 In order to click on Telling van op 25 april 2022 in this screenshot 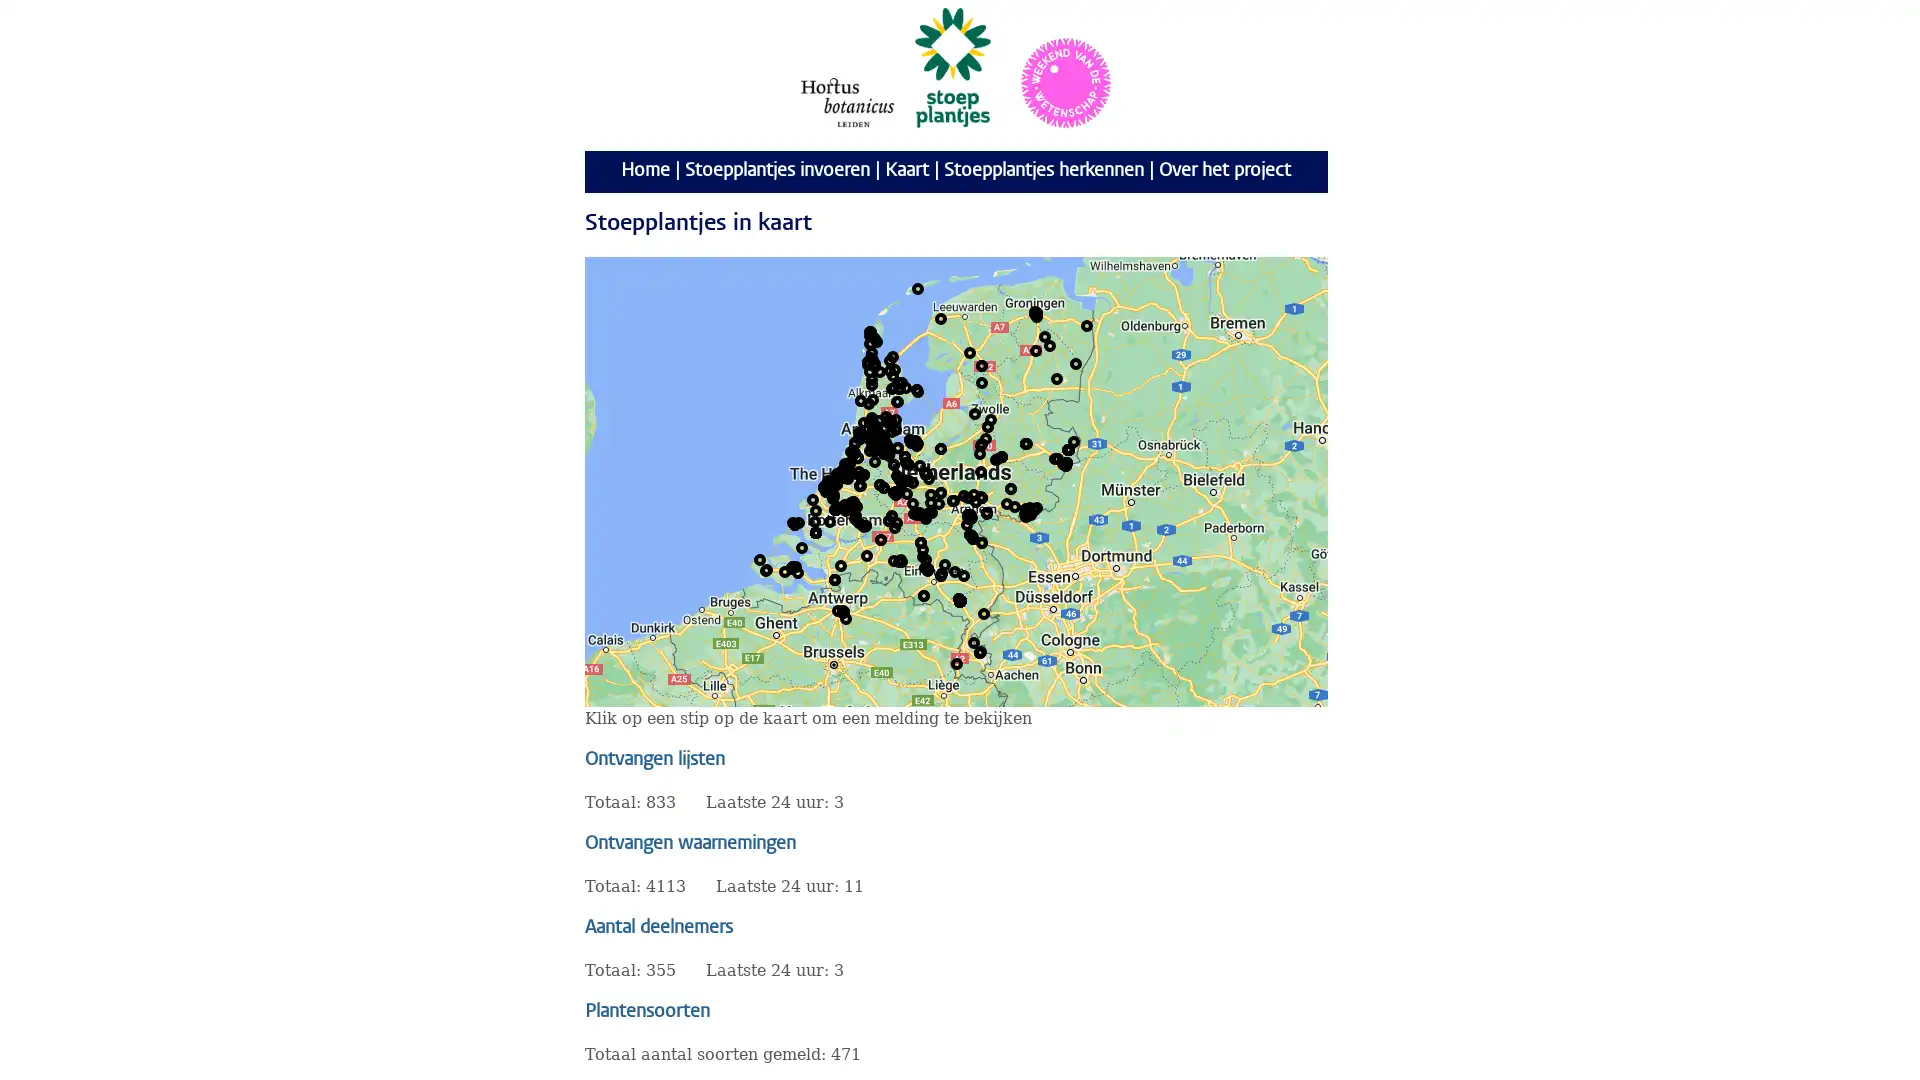, I will do `click(895, 490)`.